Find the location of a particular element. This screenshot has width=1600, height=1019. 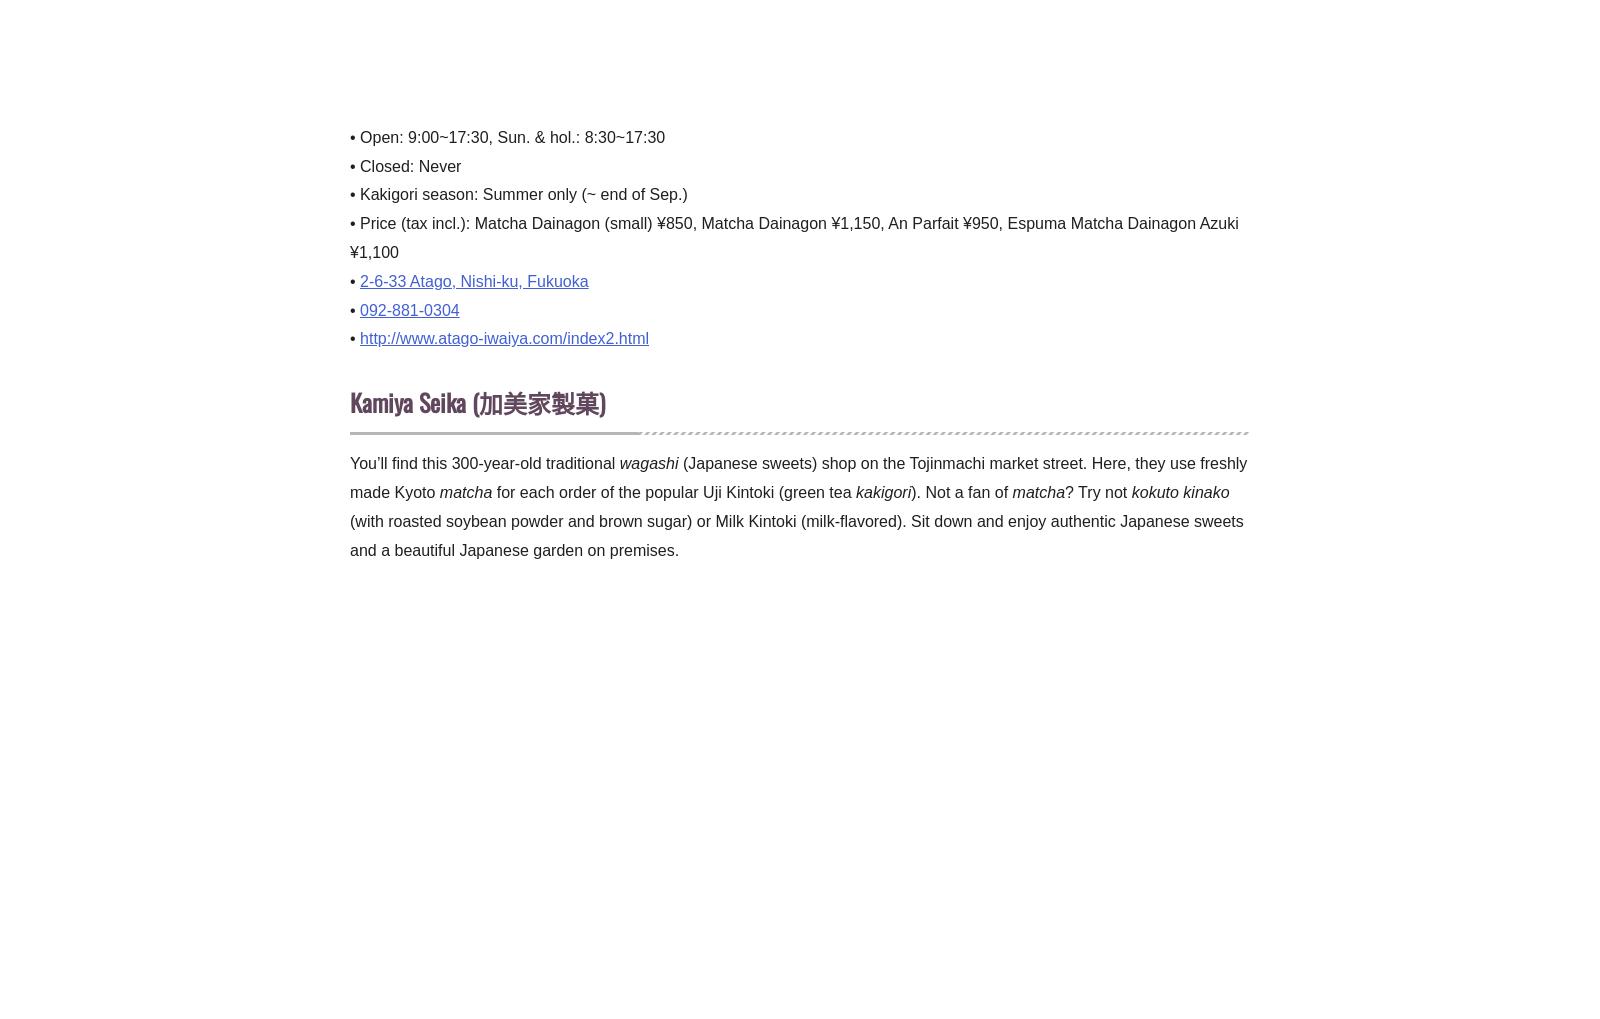

'kakigori' is located at coordinates (855, 490).